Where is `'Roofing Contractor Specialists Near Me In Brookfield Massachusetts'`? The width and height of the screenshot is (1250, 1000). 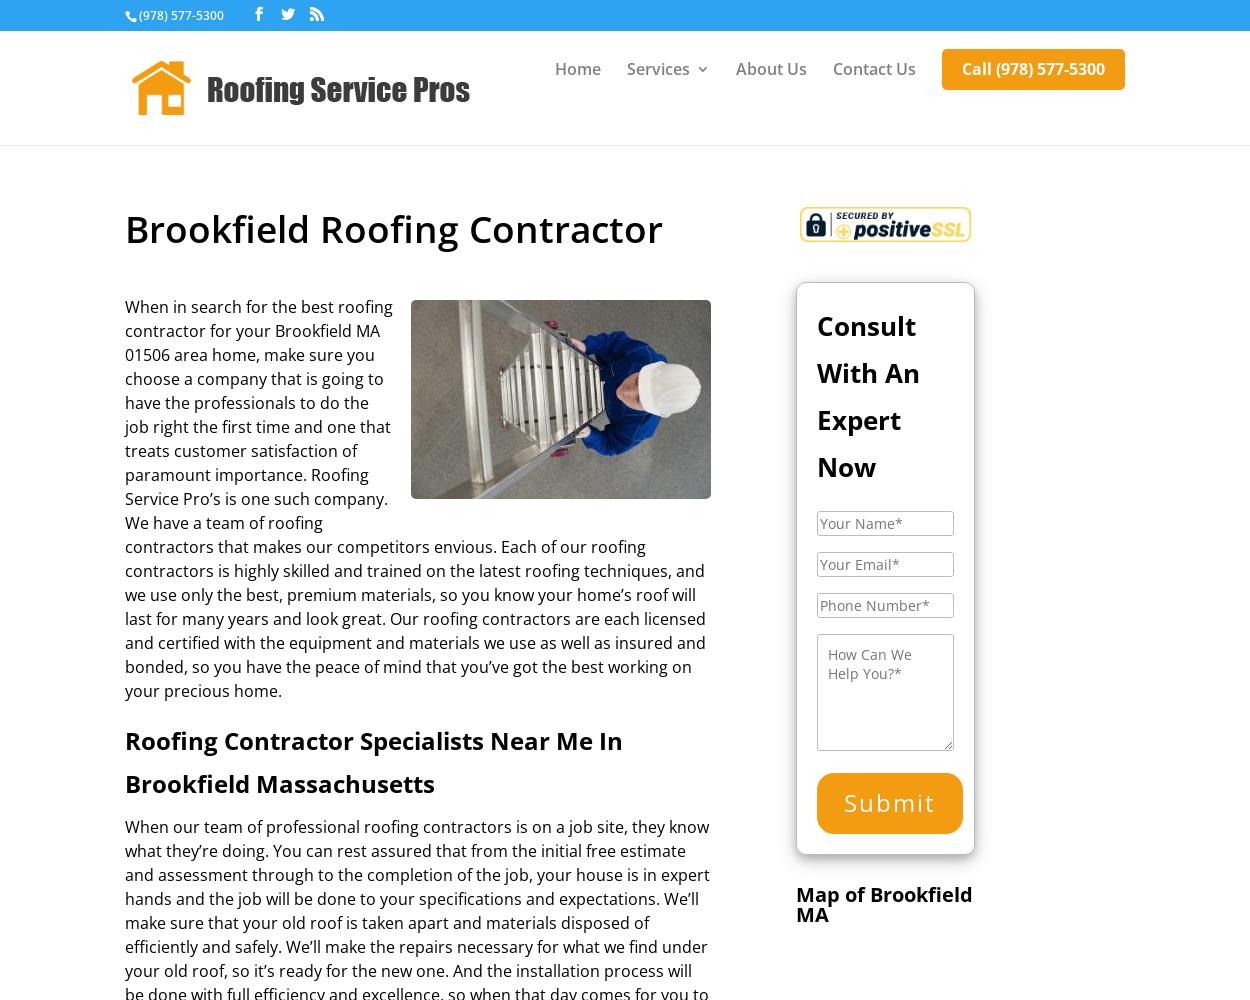 'Roofing Contractor Specialists Near Me In Brookfield Massachusetts' is located at coordinates (373, 761).